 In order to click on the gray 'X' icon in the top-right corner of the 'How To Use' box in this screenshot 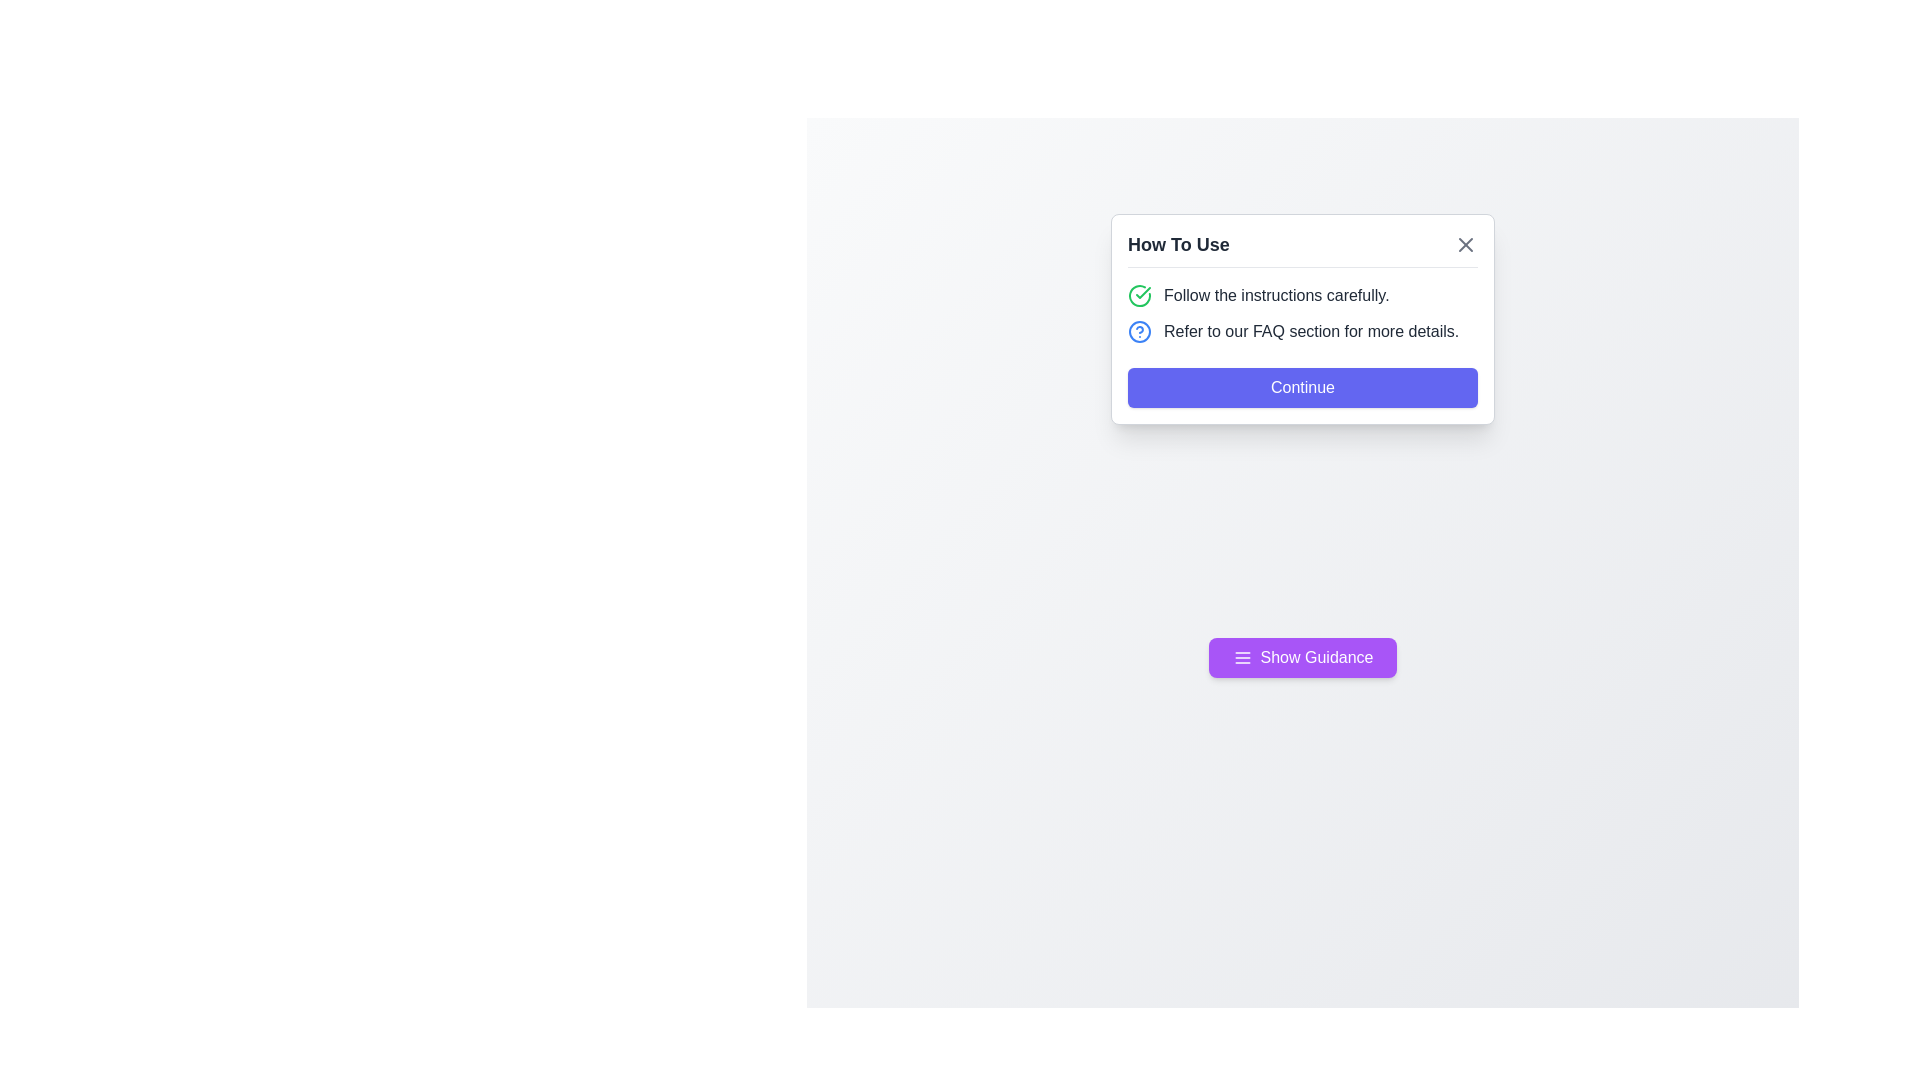, I will do `click(1465, 244)`.